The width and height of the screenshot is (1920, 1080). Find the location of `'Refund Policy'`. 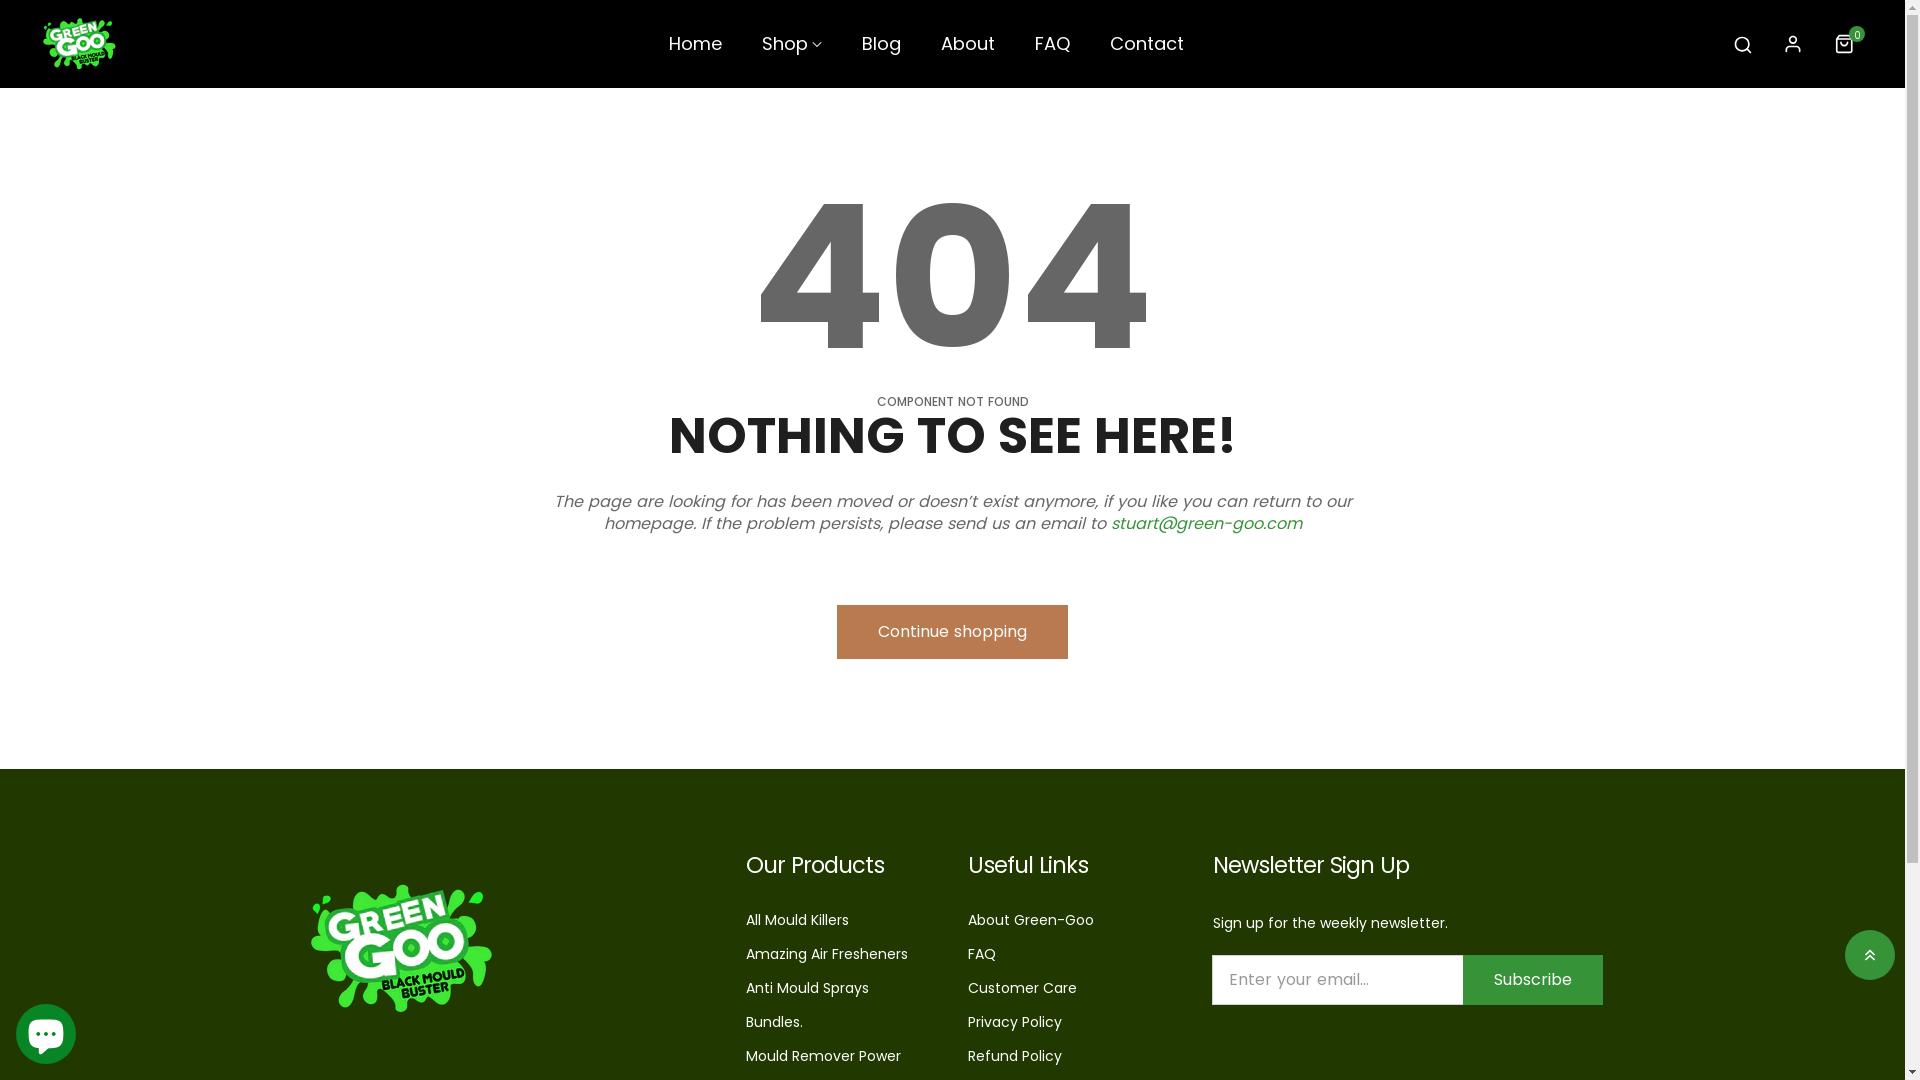

'Refund Policy' is located at coordinates (1014, 1055).